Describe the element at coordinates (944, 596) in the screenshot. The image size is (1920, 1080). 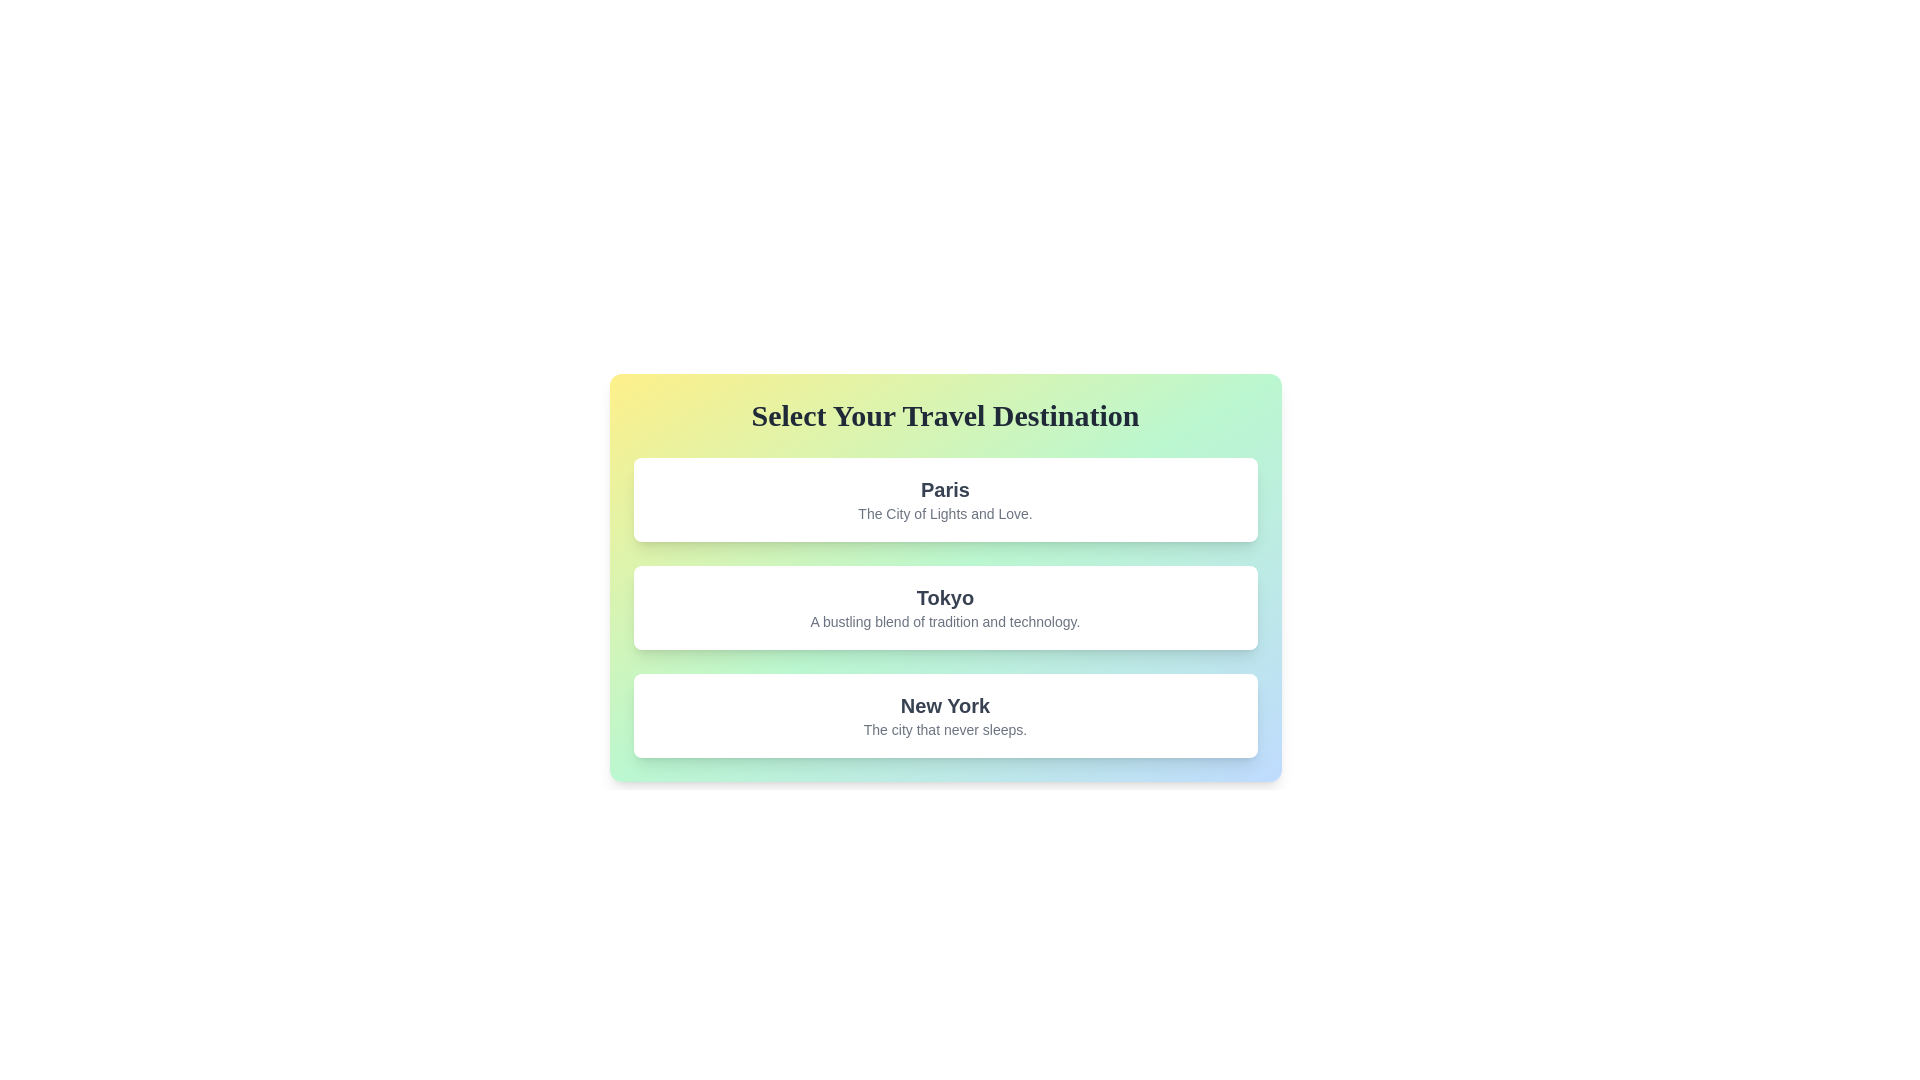
I see `the Text Label indicating the travel destination 'Tokyo', which is positioned at the top center of the travel option box` at that location.